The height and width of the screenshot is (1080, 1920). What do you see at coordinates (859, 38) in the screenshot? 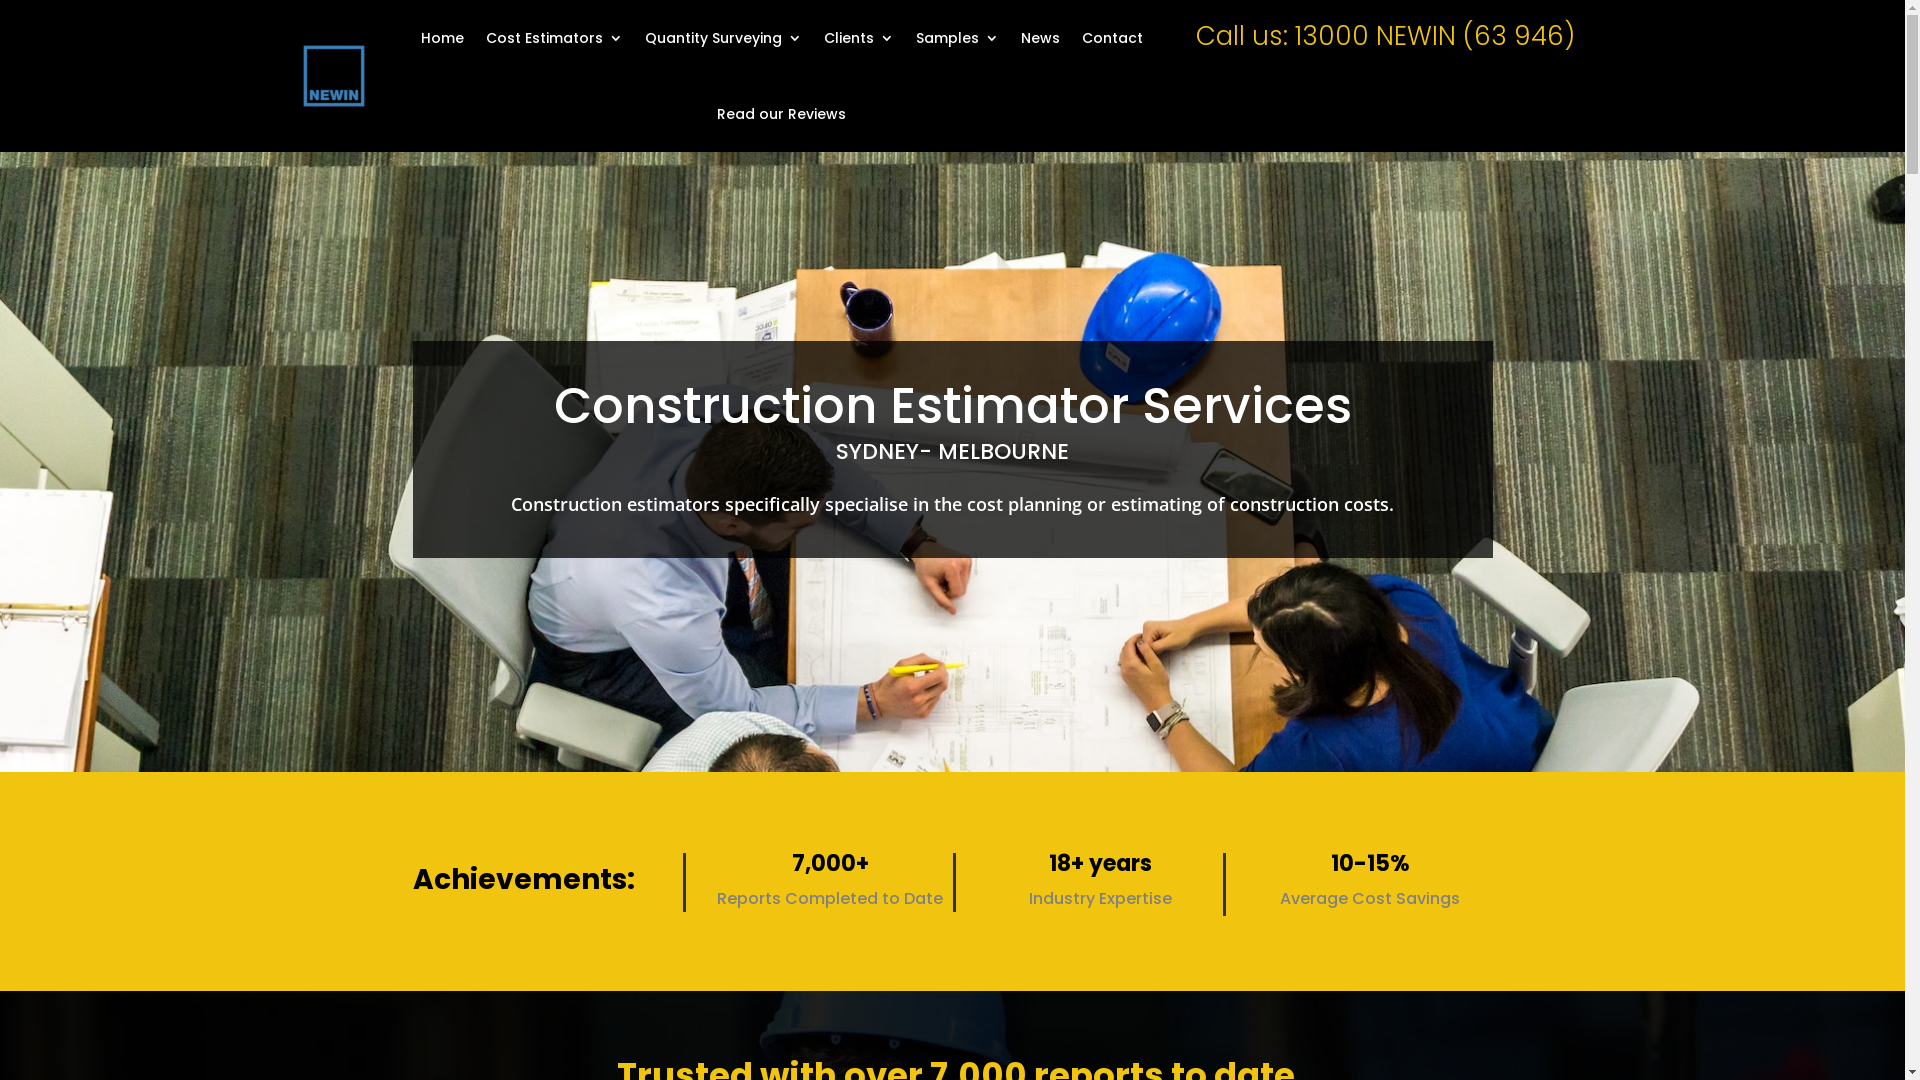
I see `'Clients'` at bounding box center [859, 38].